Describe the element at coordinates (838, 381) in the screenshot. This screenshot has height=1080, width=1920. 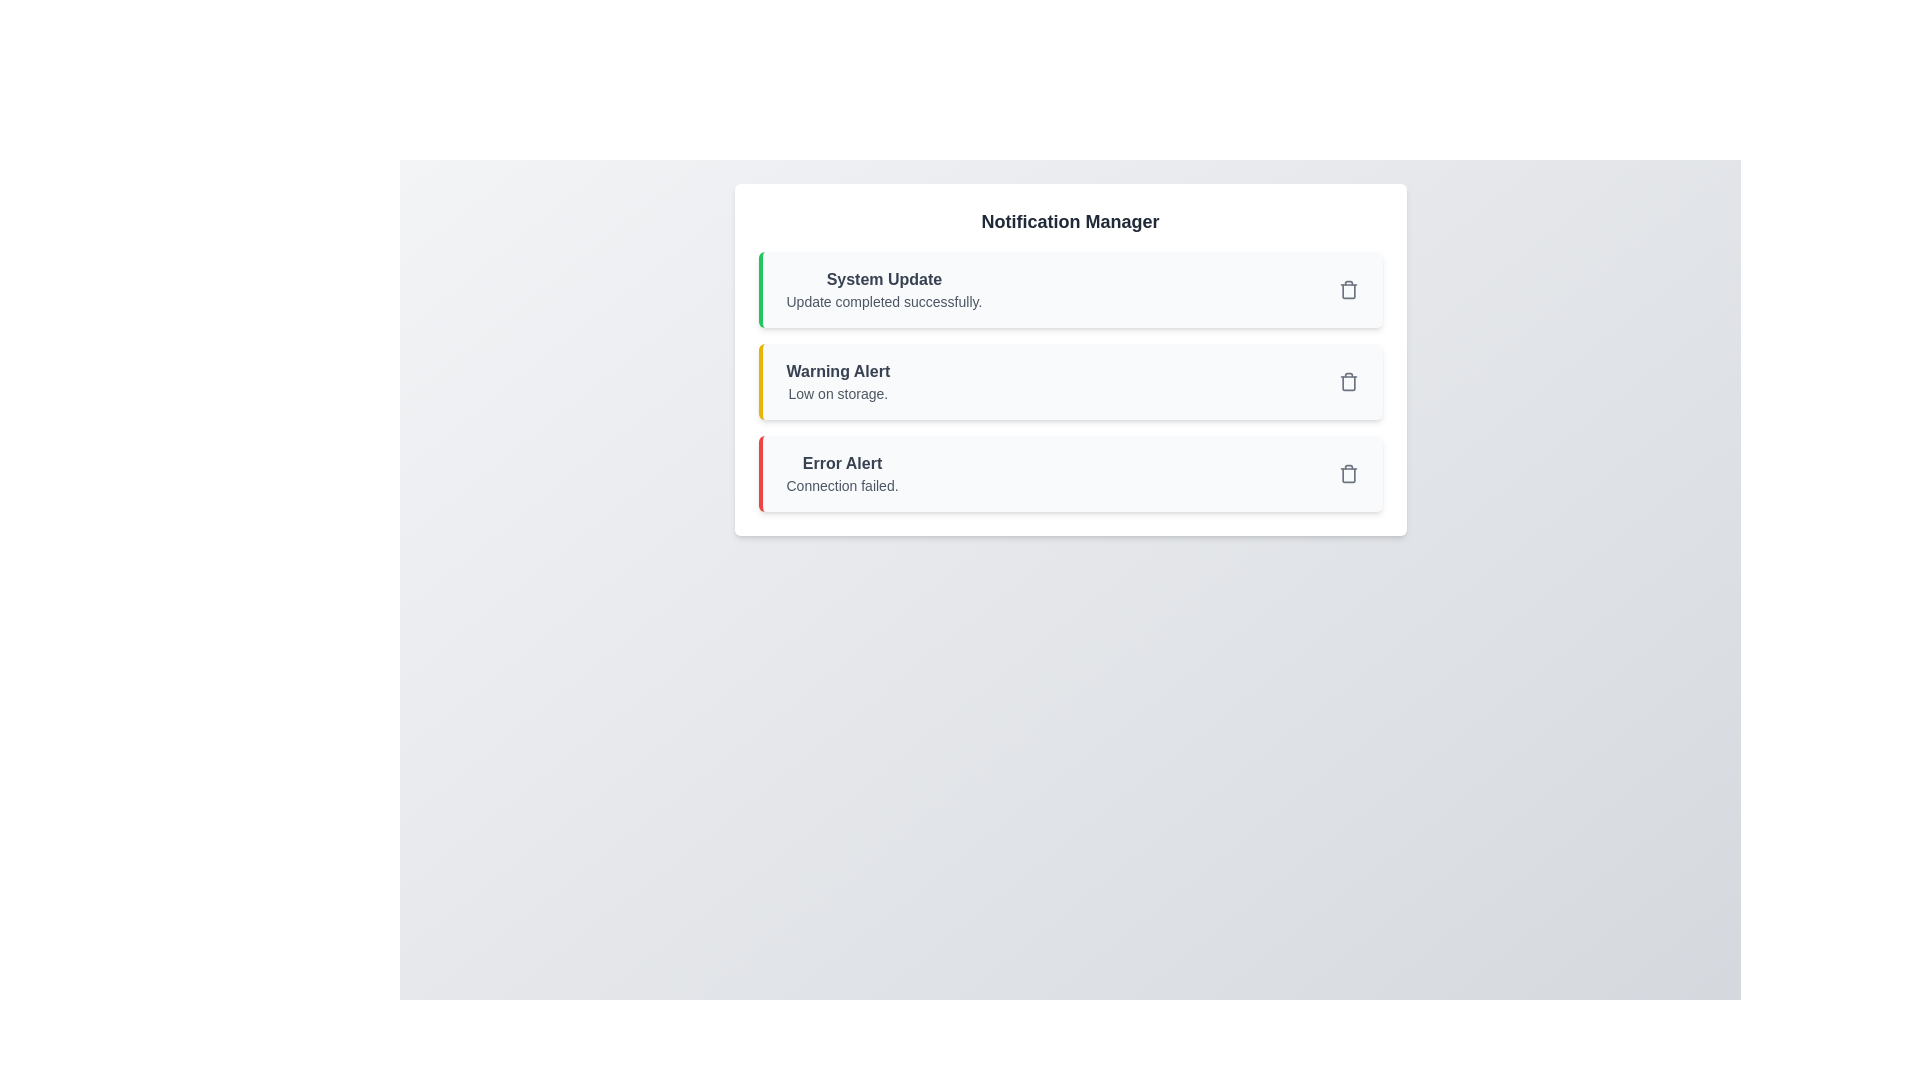
I see `warning message text from the Text Label located in the middle of the alert notifications list, positioned between the 'System Update' alert and the 'Error Alert'` at that location.